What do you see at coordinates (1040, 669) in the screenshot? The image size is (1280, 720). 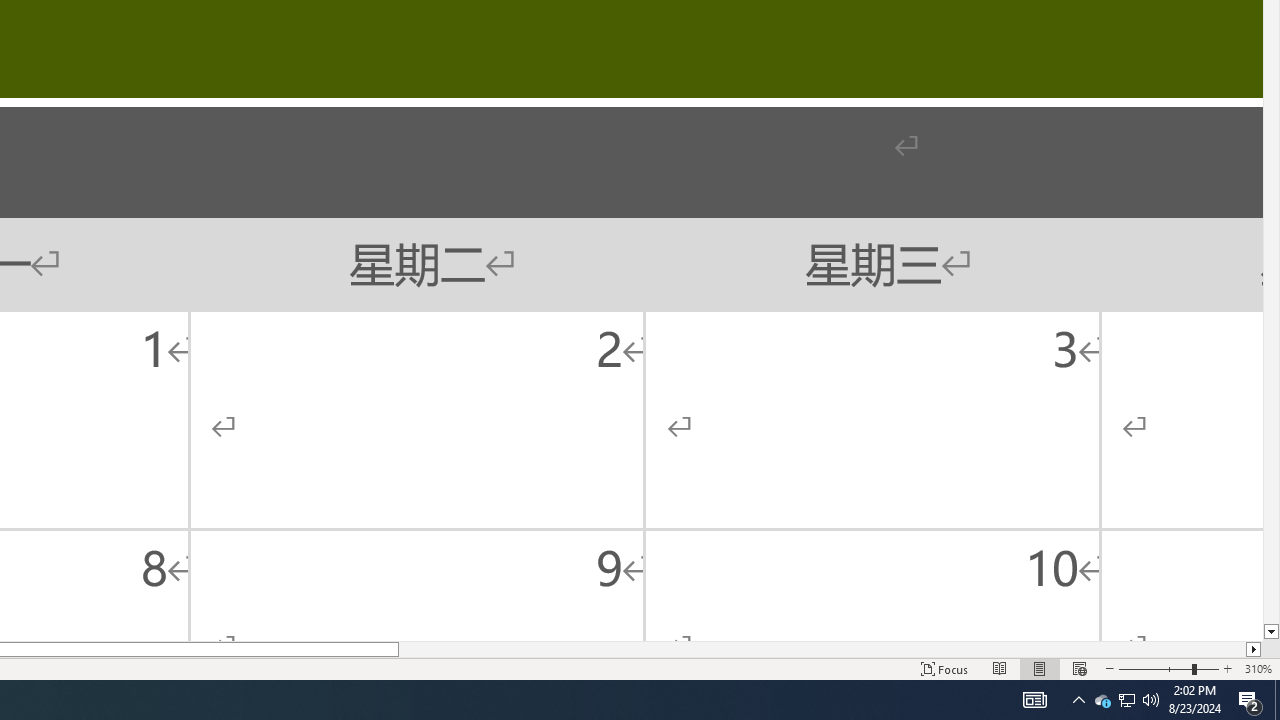 I see `'Print Layout'` at bounding box center [1040, 669].